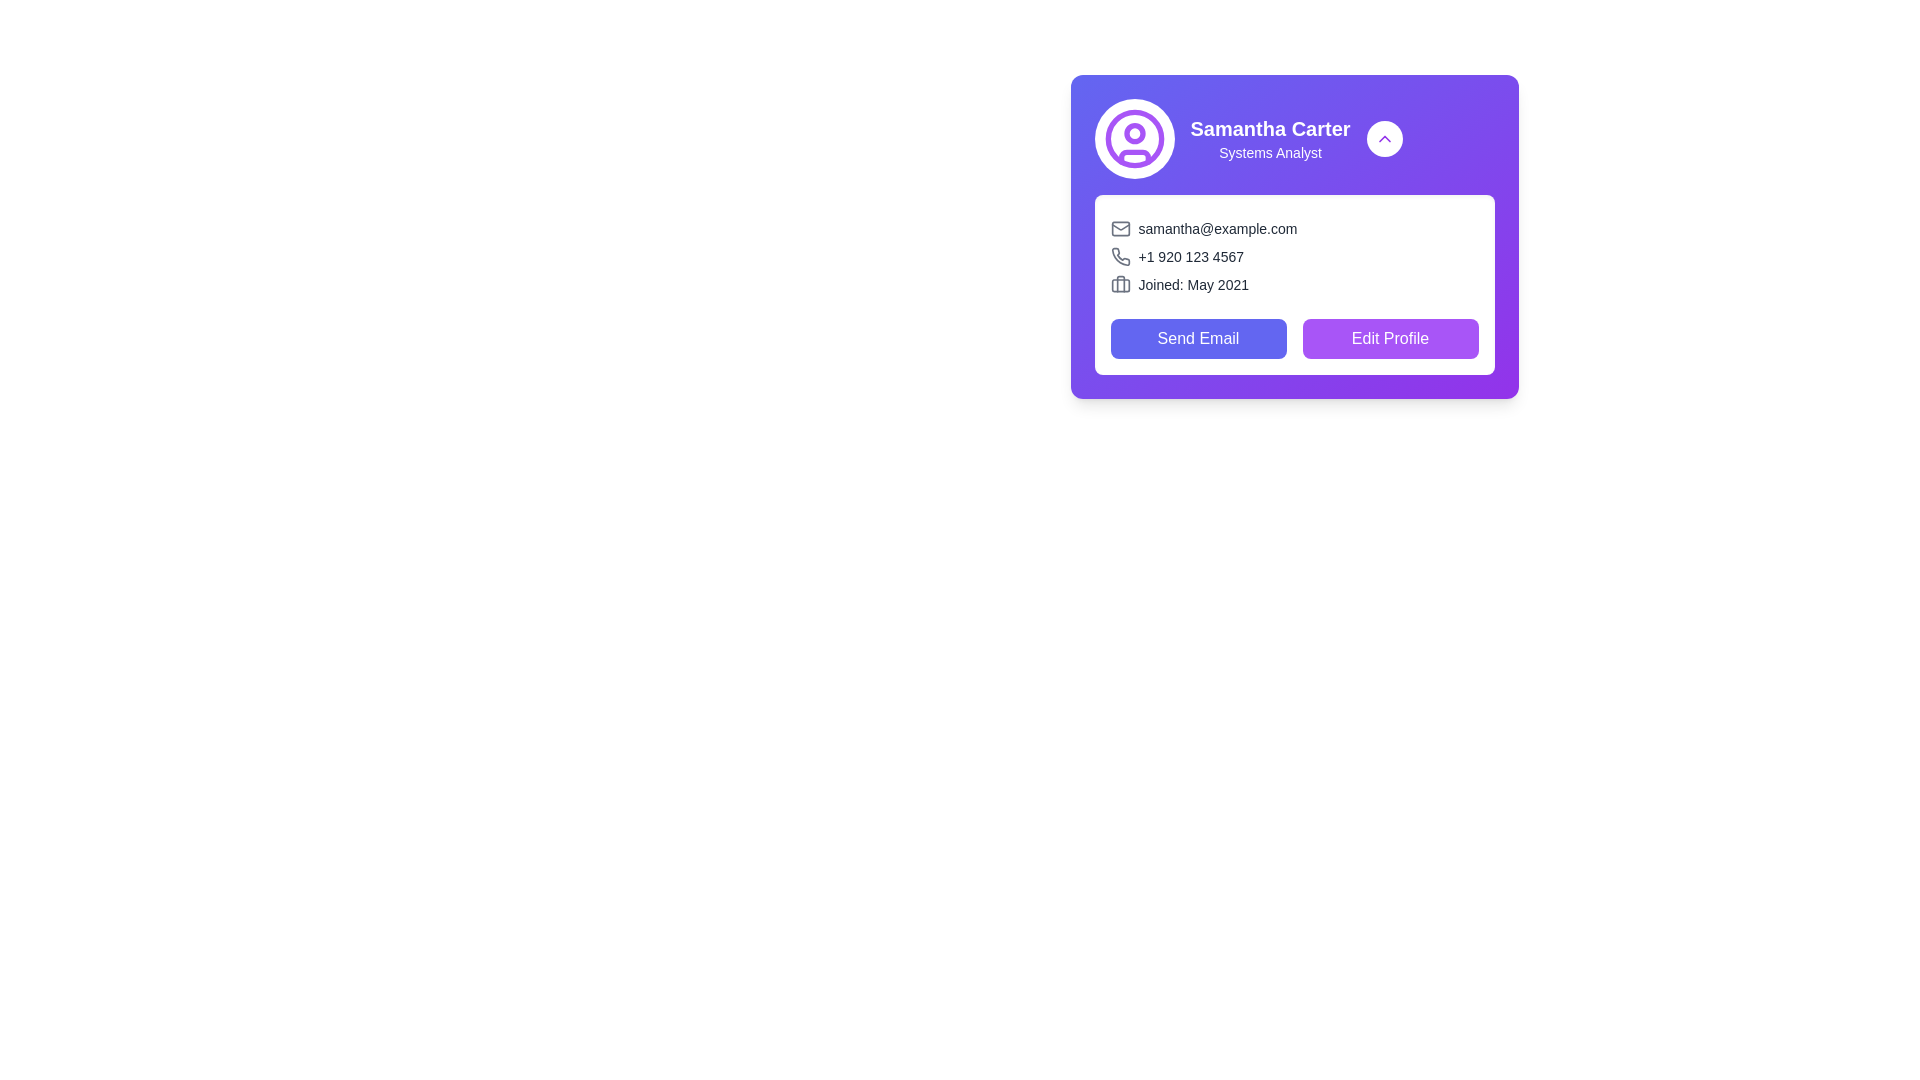 Image resolution: width=1920 pixels, height=1080 pixels. What do you see at coordinates (1134, 137) in the screenshot?
I see `the circular user icon with a dark purple outline and insignia, which is located in the top-left region of the user profile card, next to the 'Samantha Carter' username` at bounding box center [1134, 137].